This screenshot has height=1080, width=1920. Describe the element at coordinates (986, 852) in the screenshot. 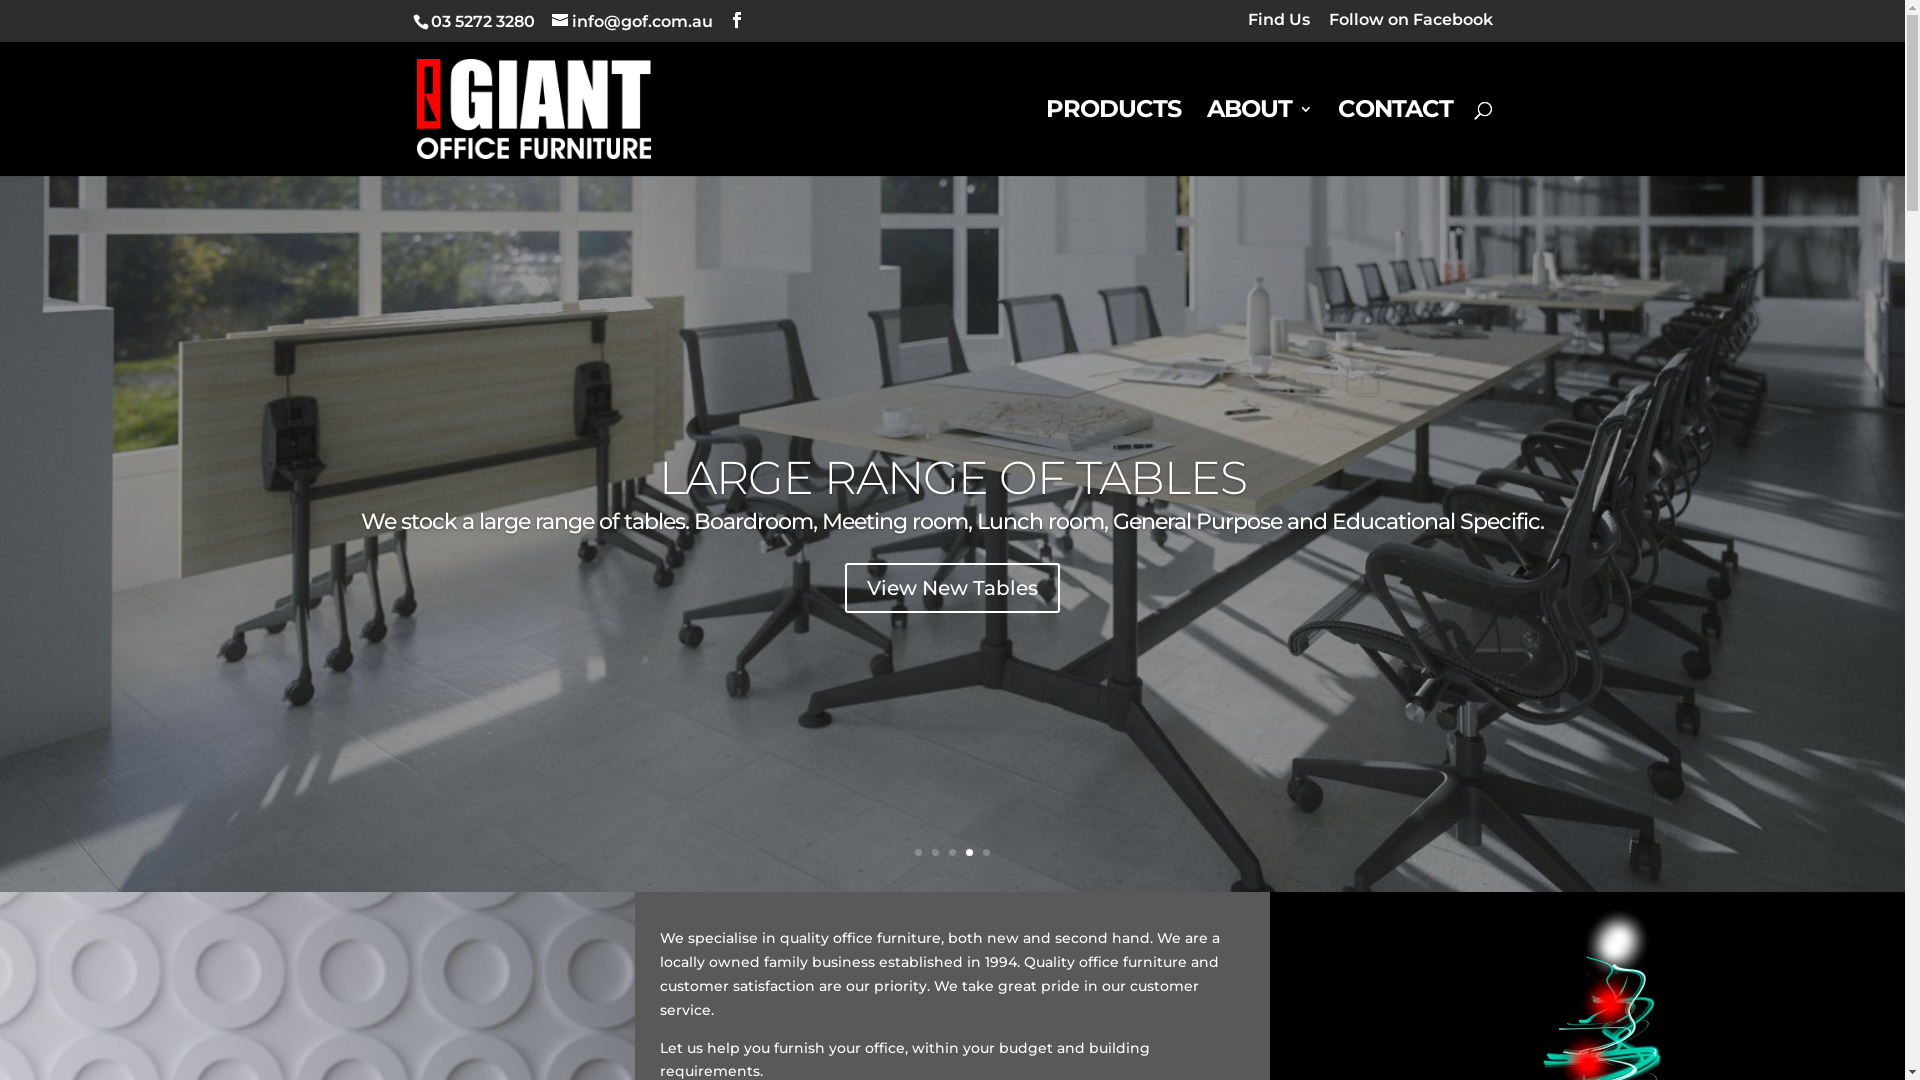

I see `'5'` at that location.